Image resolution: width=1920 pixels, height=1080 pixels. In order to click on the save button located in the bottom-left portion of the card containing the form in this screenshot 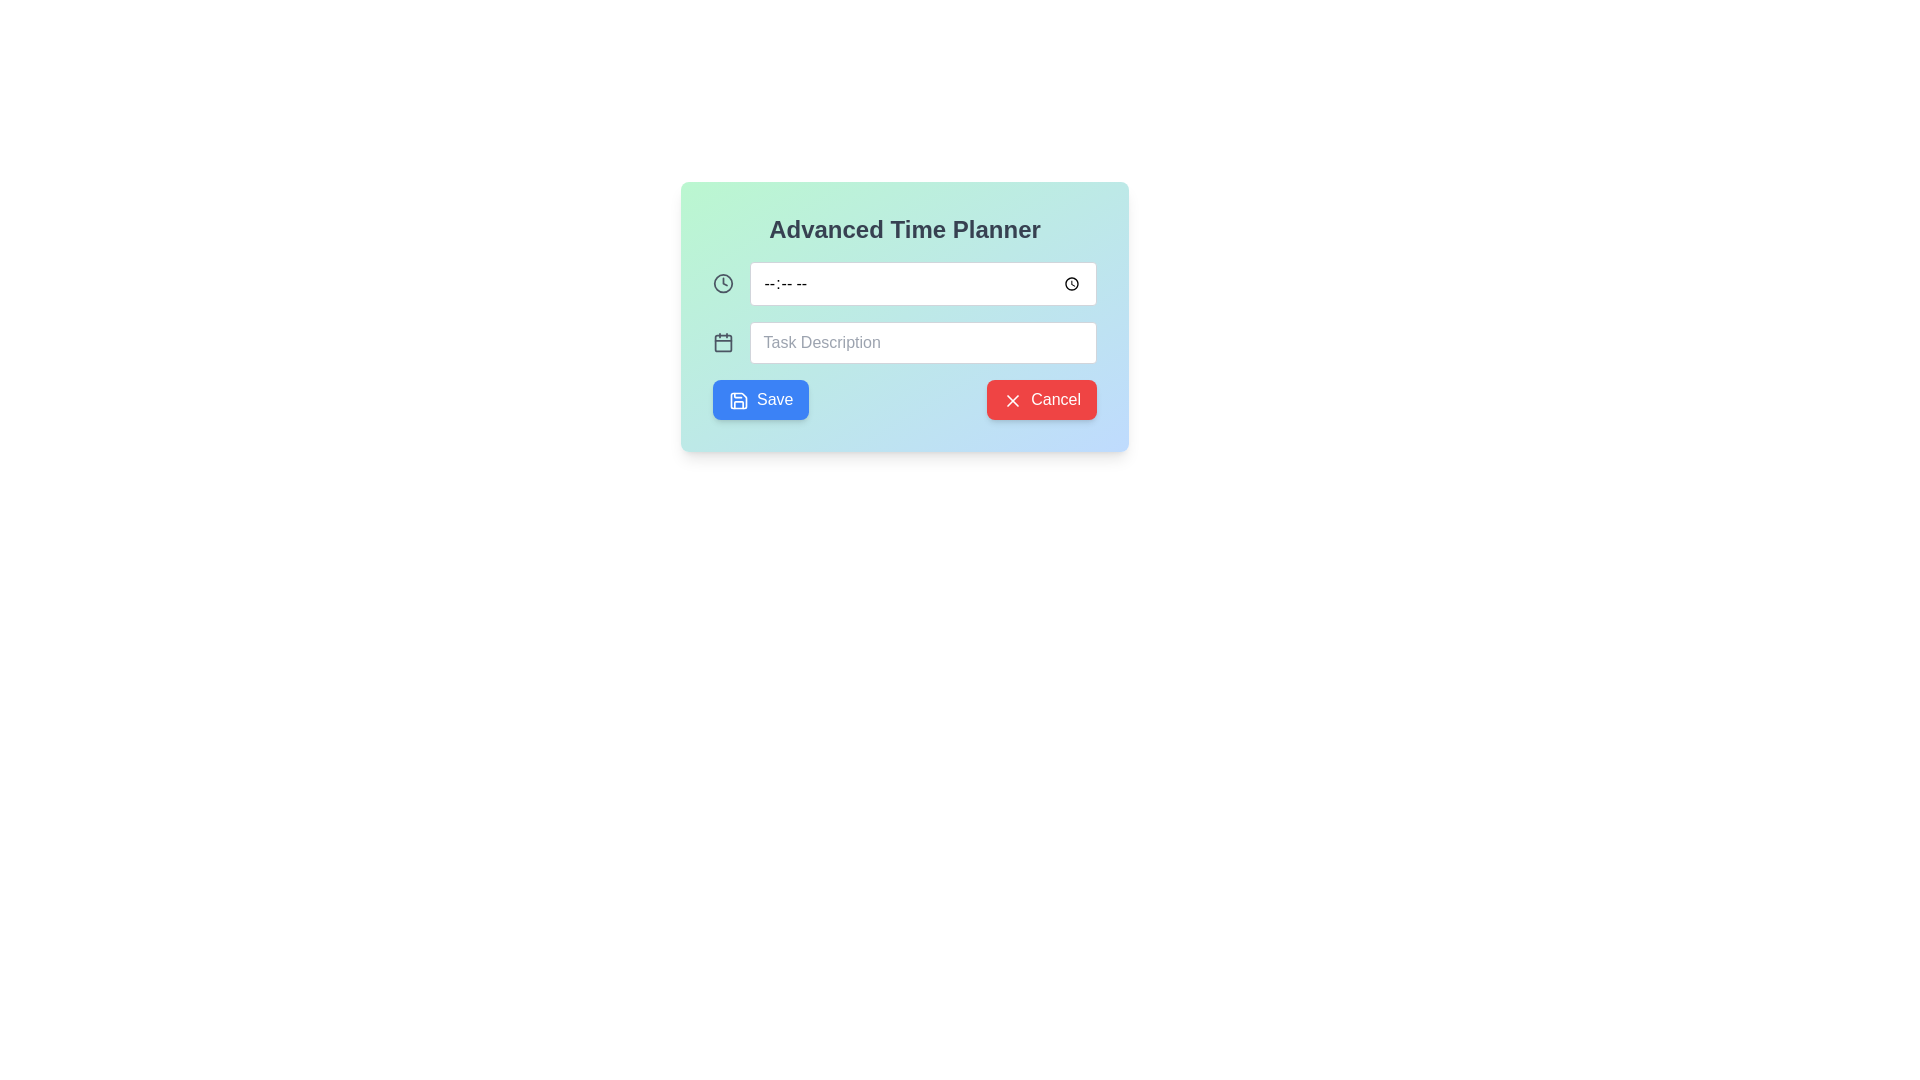, I will do `click(760, 400)`.